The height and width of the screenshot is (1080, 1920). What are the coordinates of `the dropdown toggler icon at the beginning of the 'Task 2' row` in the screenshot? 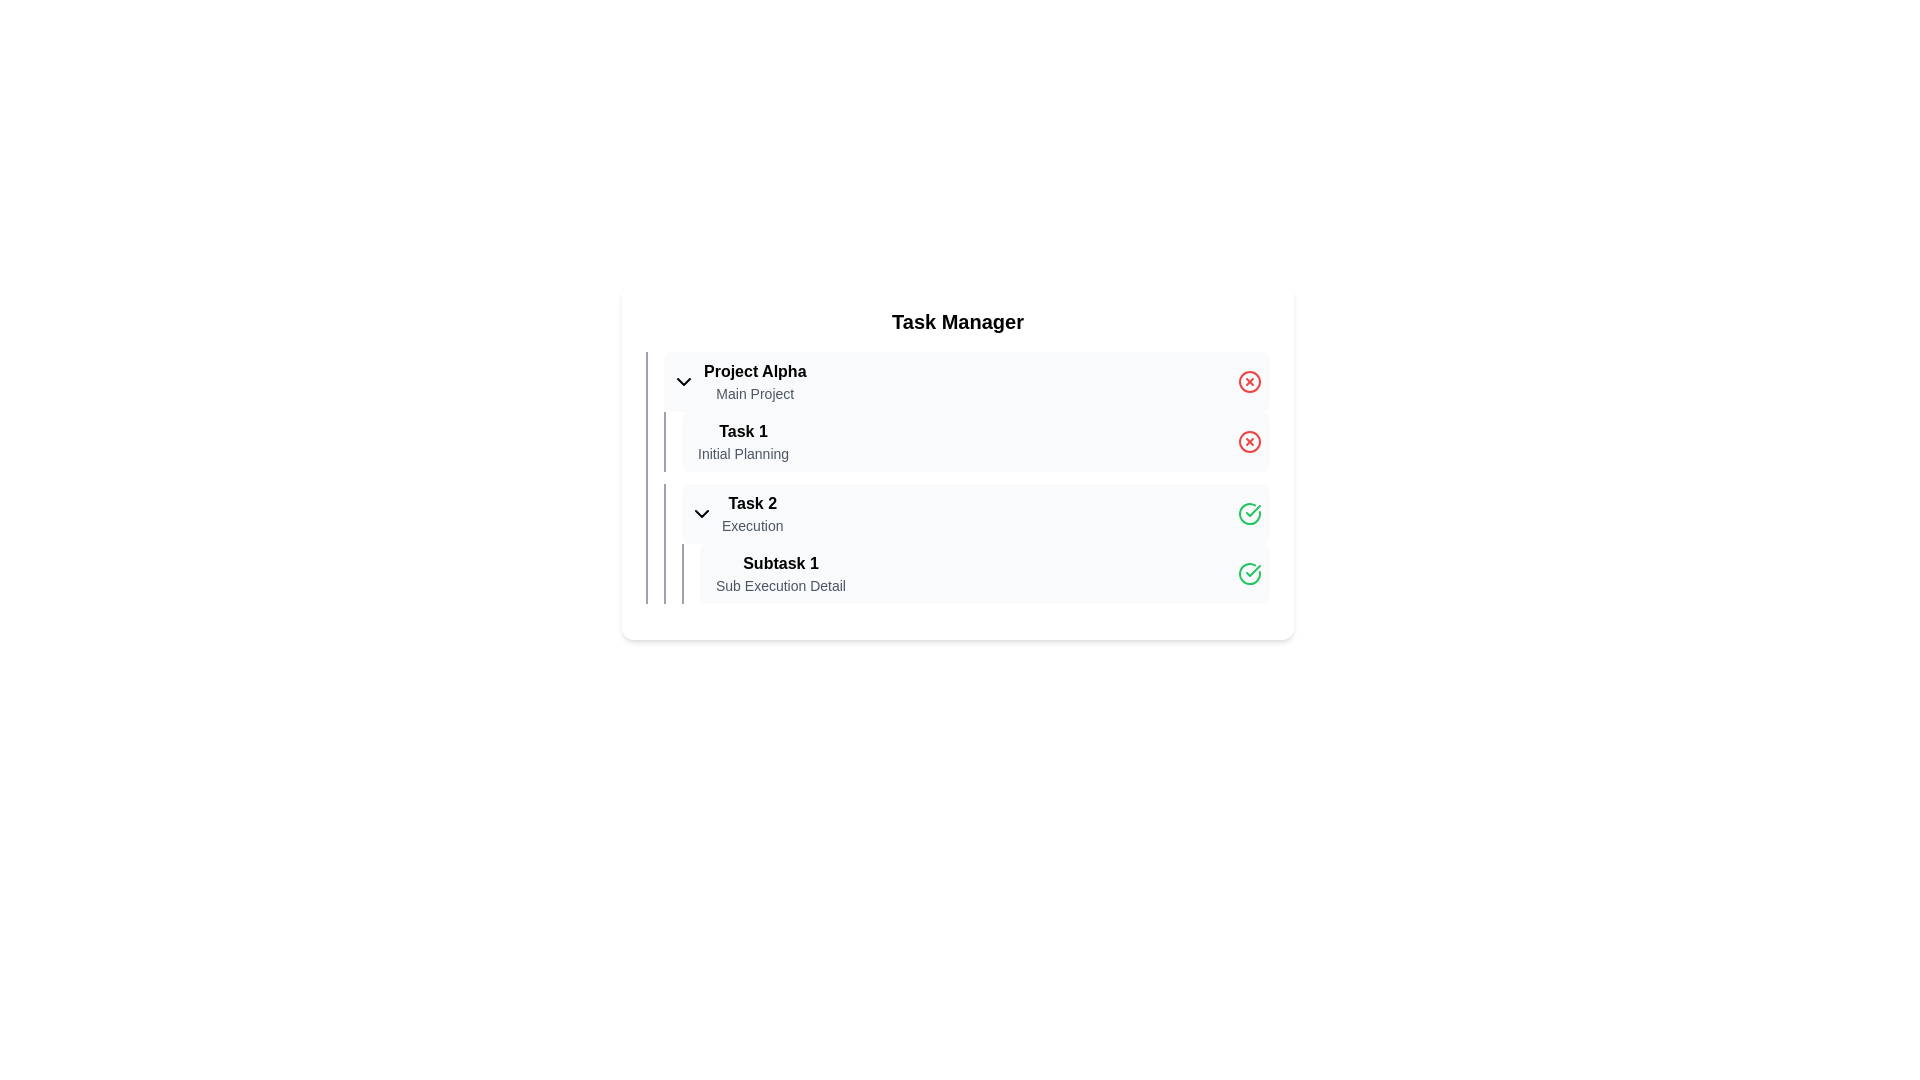 It's located at (701, 512).